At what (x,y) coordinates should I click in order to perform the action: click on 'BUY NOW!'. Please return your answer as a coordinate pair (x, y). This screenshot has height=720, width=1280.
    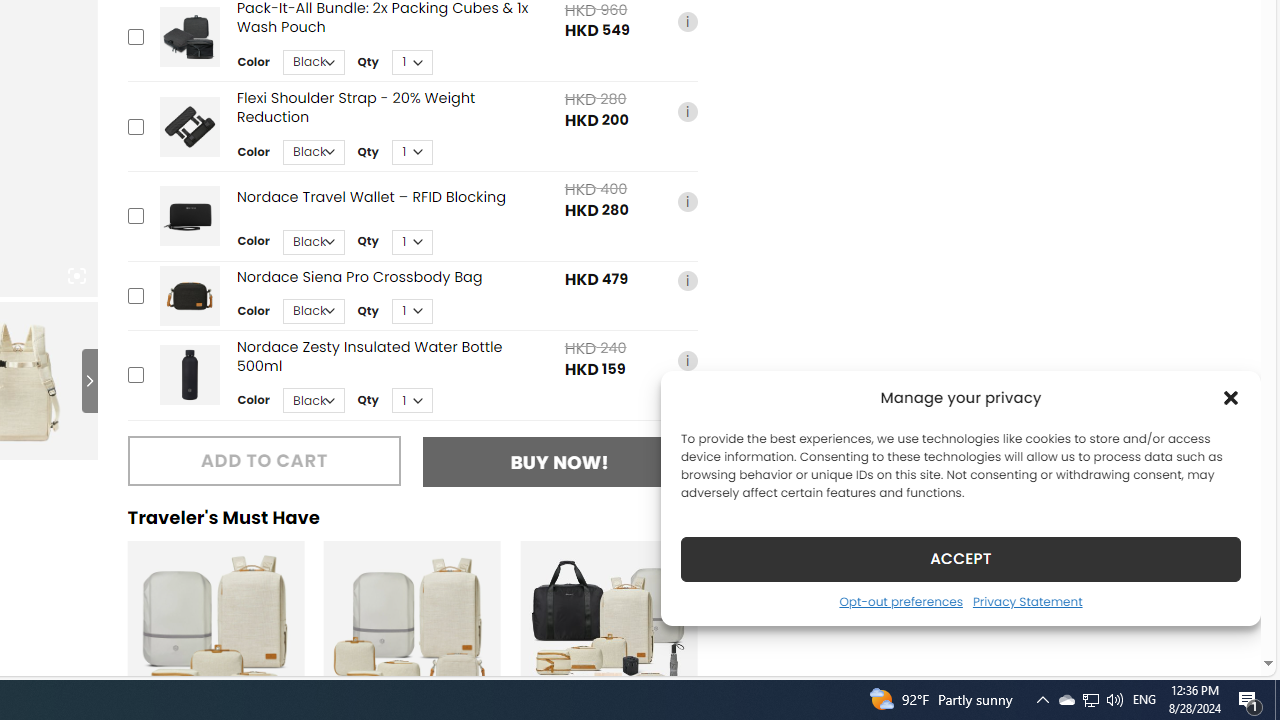
    Looking at the image, I should click on (560, 462).